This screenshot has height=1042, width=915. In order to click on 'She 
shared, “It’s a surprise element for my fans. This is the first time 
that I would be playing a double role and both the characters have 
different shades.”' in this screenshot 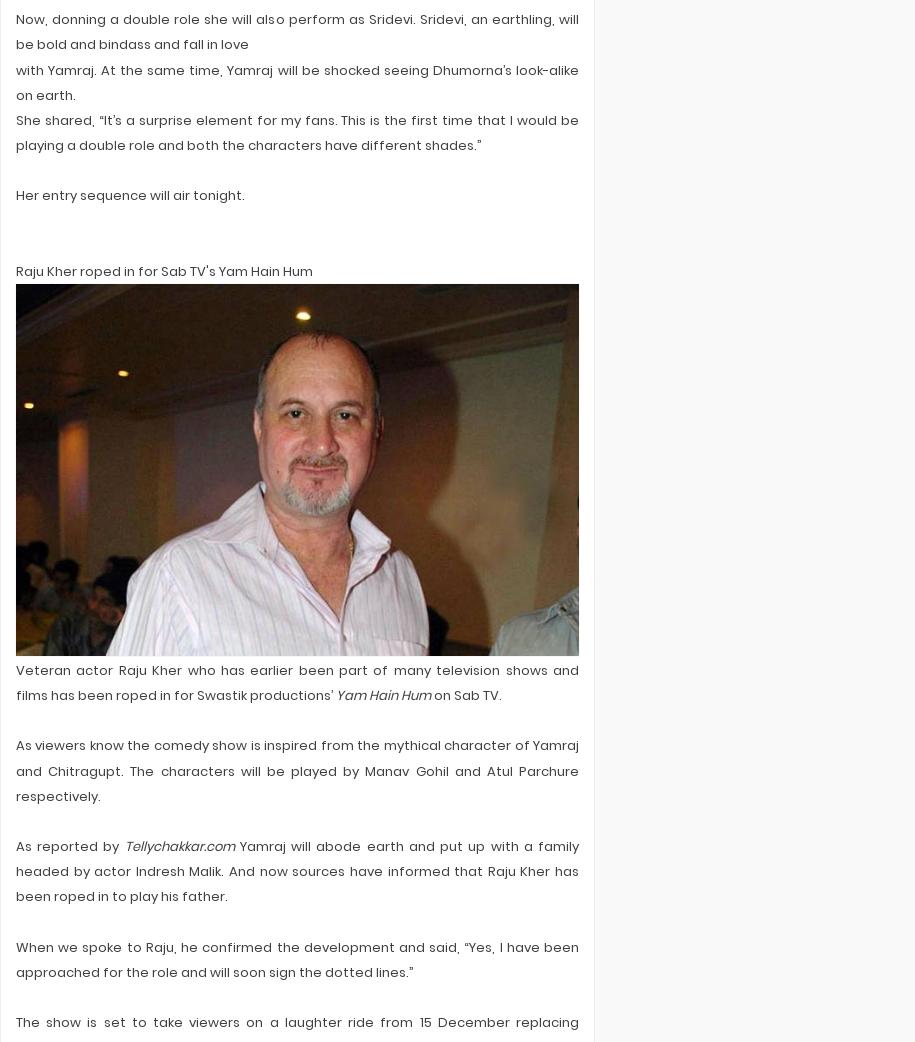, I will do `click(296, 132)`.